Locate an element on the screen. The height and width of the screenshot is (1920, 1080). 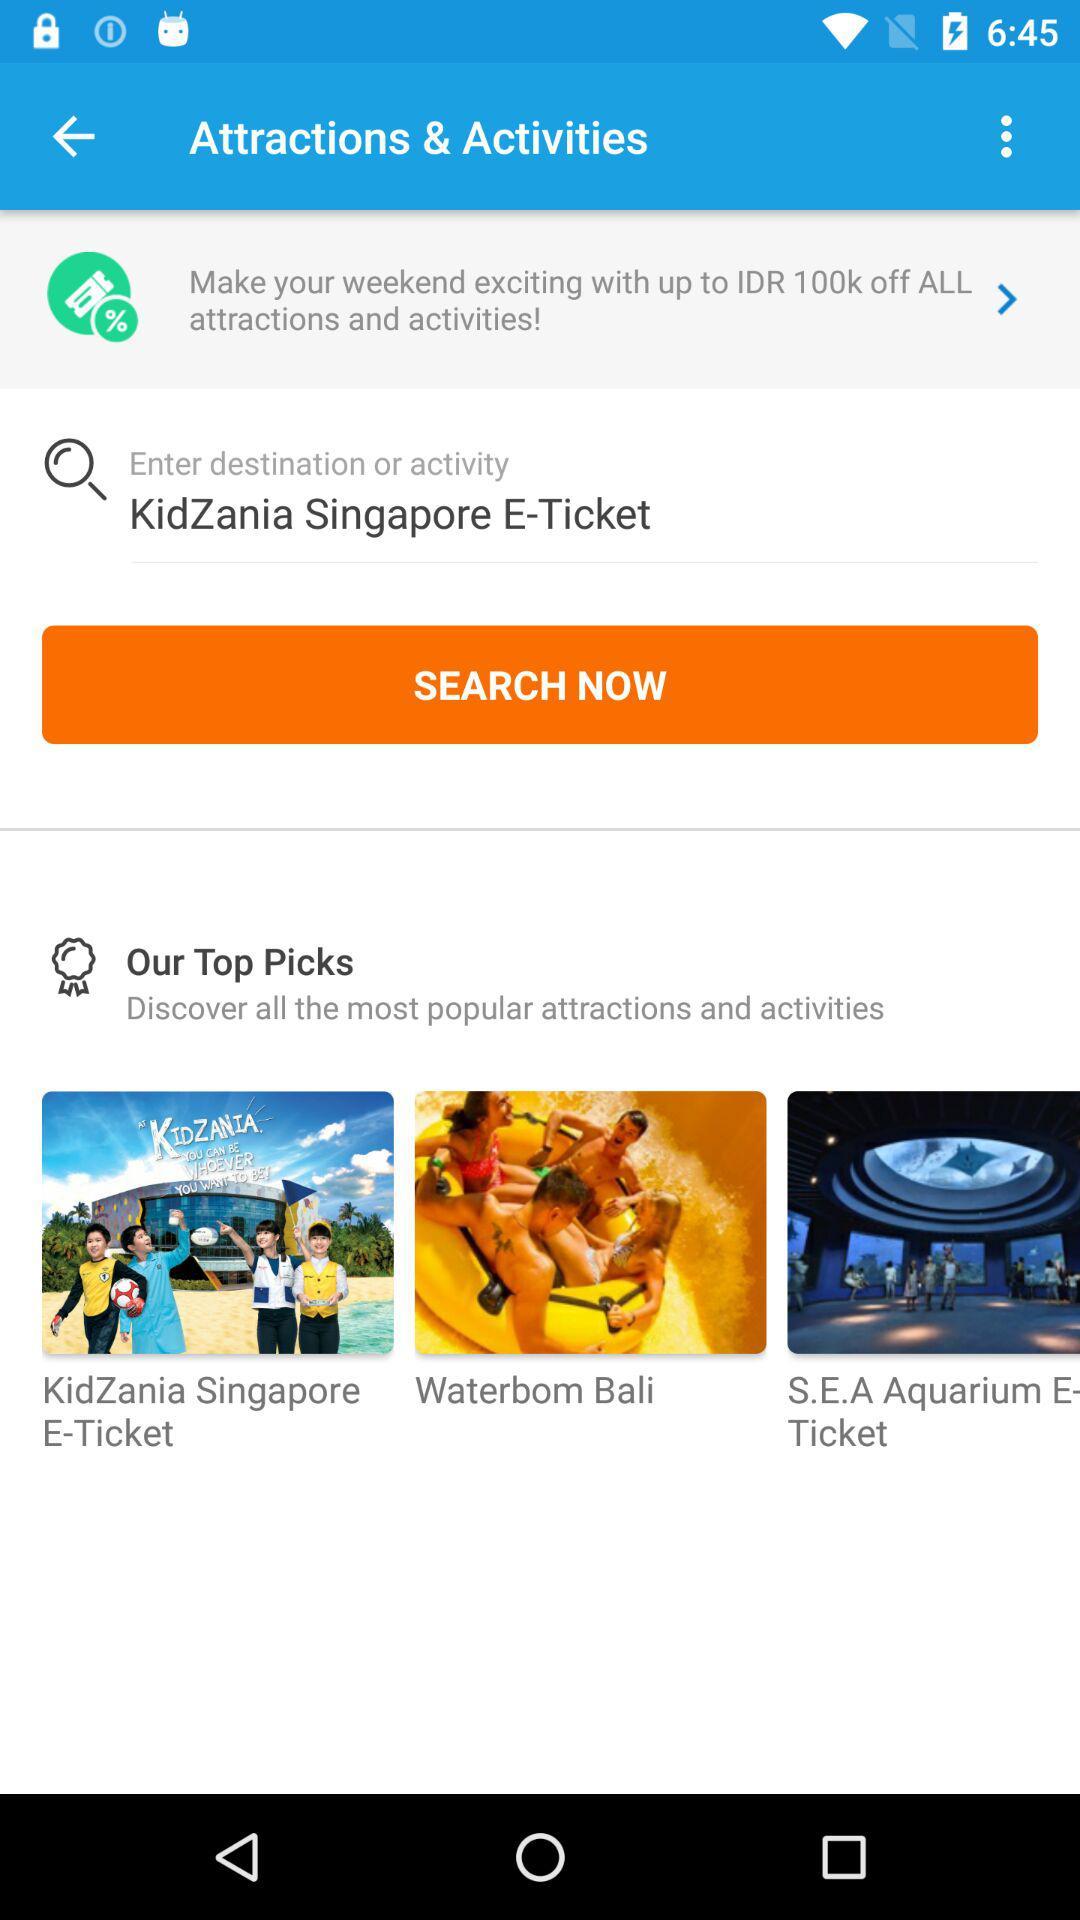
the icon above the make your weekend item is located at coordinates (1006, 135).